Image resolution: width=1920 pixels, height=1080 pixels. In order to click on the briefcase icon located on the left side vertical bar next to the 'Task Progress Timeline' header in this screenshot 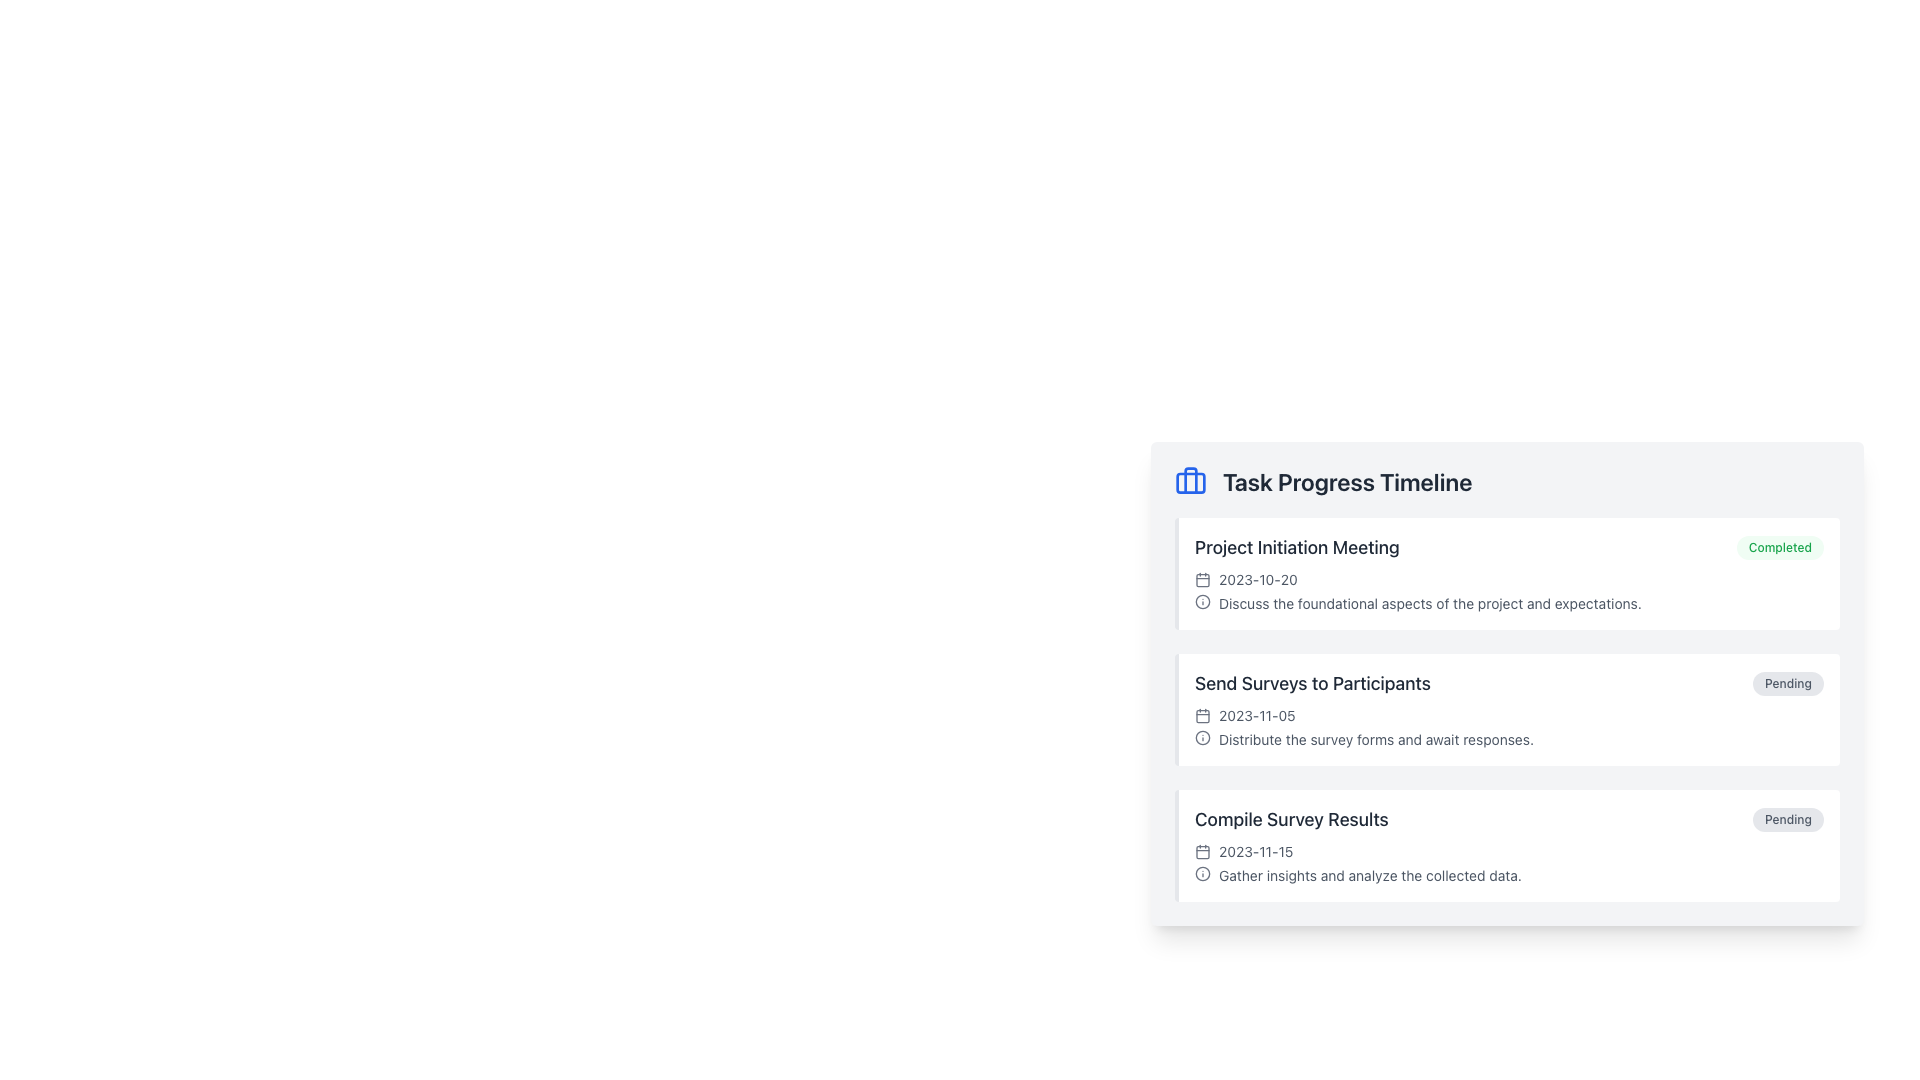, I will do `click(1190, 479)`.